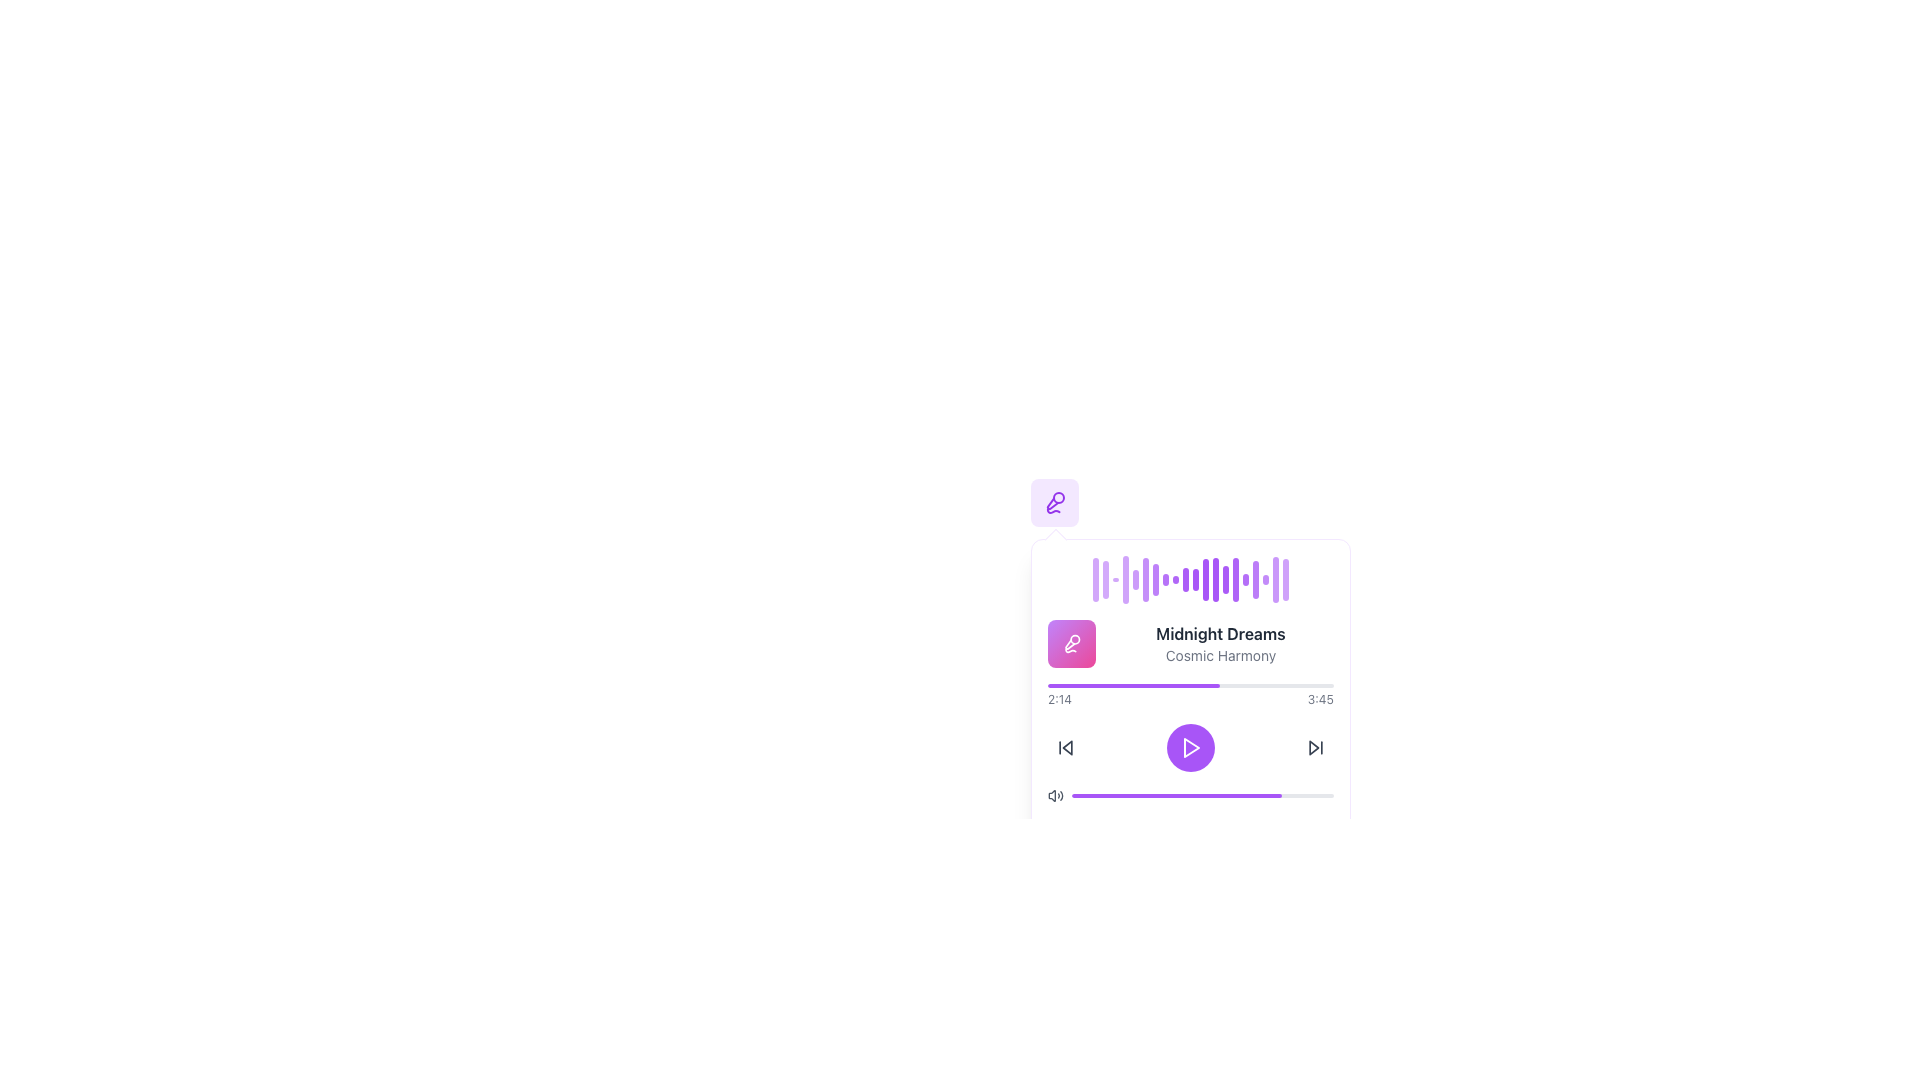 This screenshot has height=1080, width=1920. Describe the element at coordinates (1126, 579) in the screenshot. I see `fourth vertical waveform bar in the music playback interface for details` at that location.